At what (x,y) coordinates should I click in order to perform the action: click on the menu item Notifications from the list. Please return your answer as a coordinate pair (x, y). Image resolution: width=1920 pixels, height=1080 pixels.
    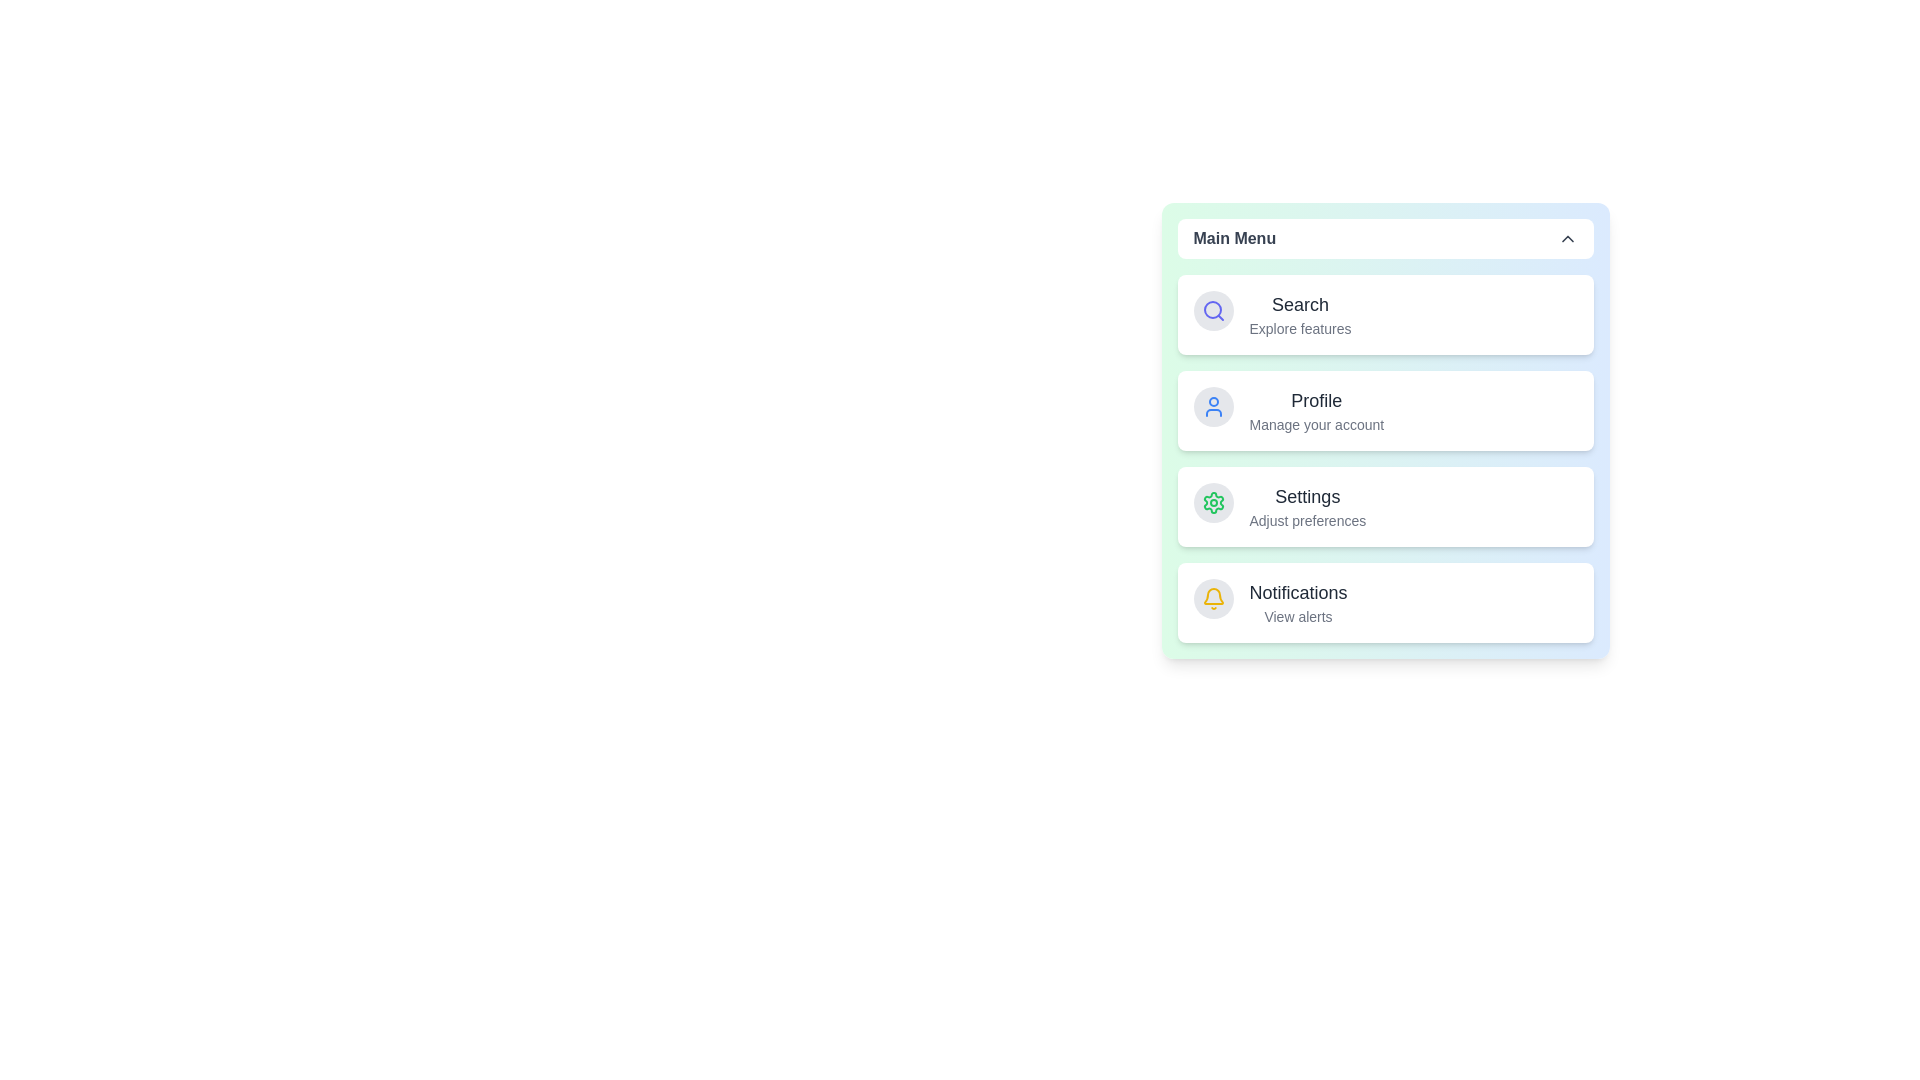
    Looking at the image, I should click on (1300, 601).